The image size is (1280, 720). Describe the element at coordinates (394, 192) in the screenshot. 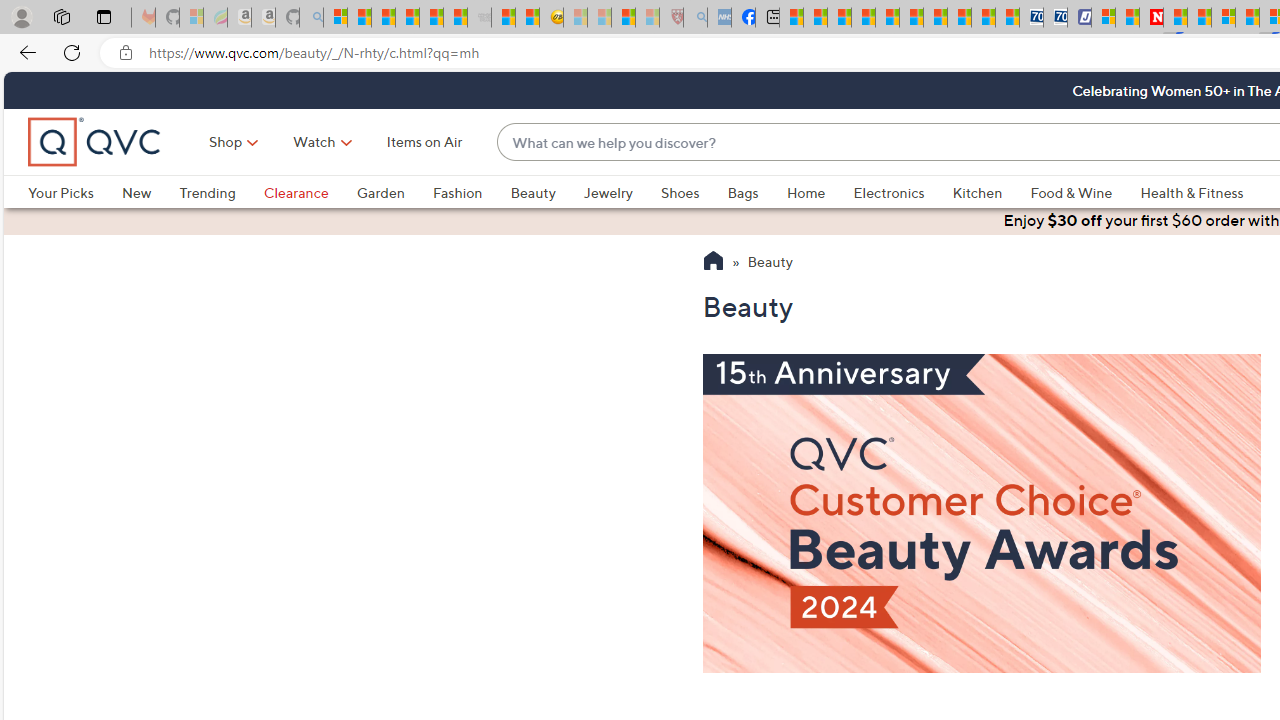

I see `'Garden'` at that location.